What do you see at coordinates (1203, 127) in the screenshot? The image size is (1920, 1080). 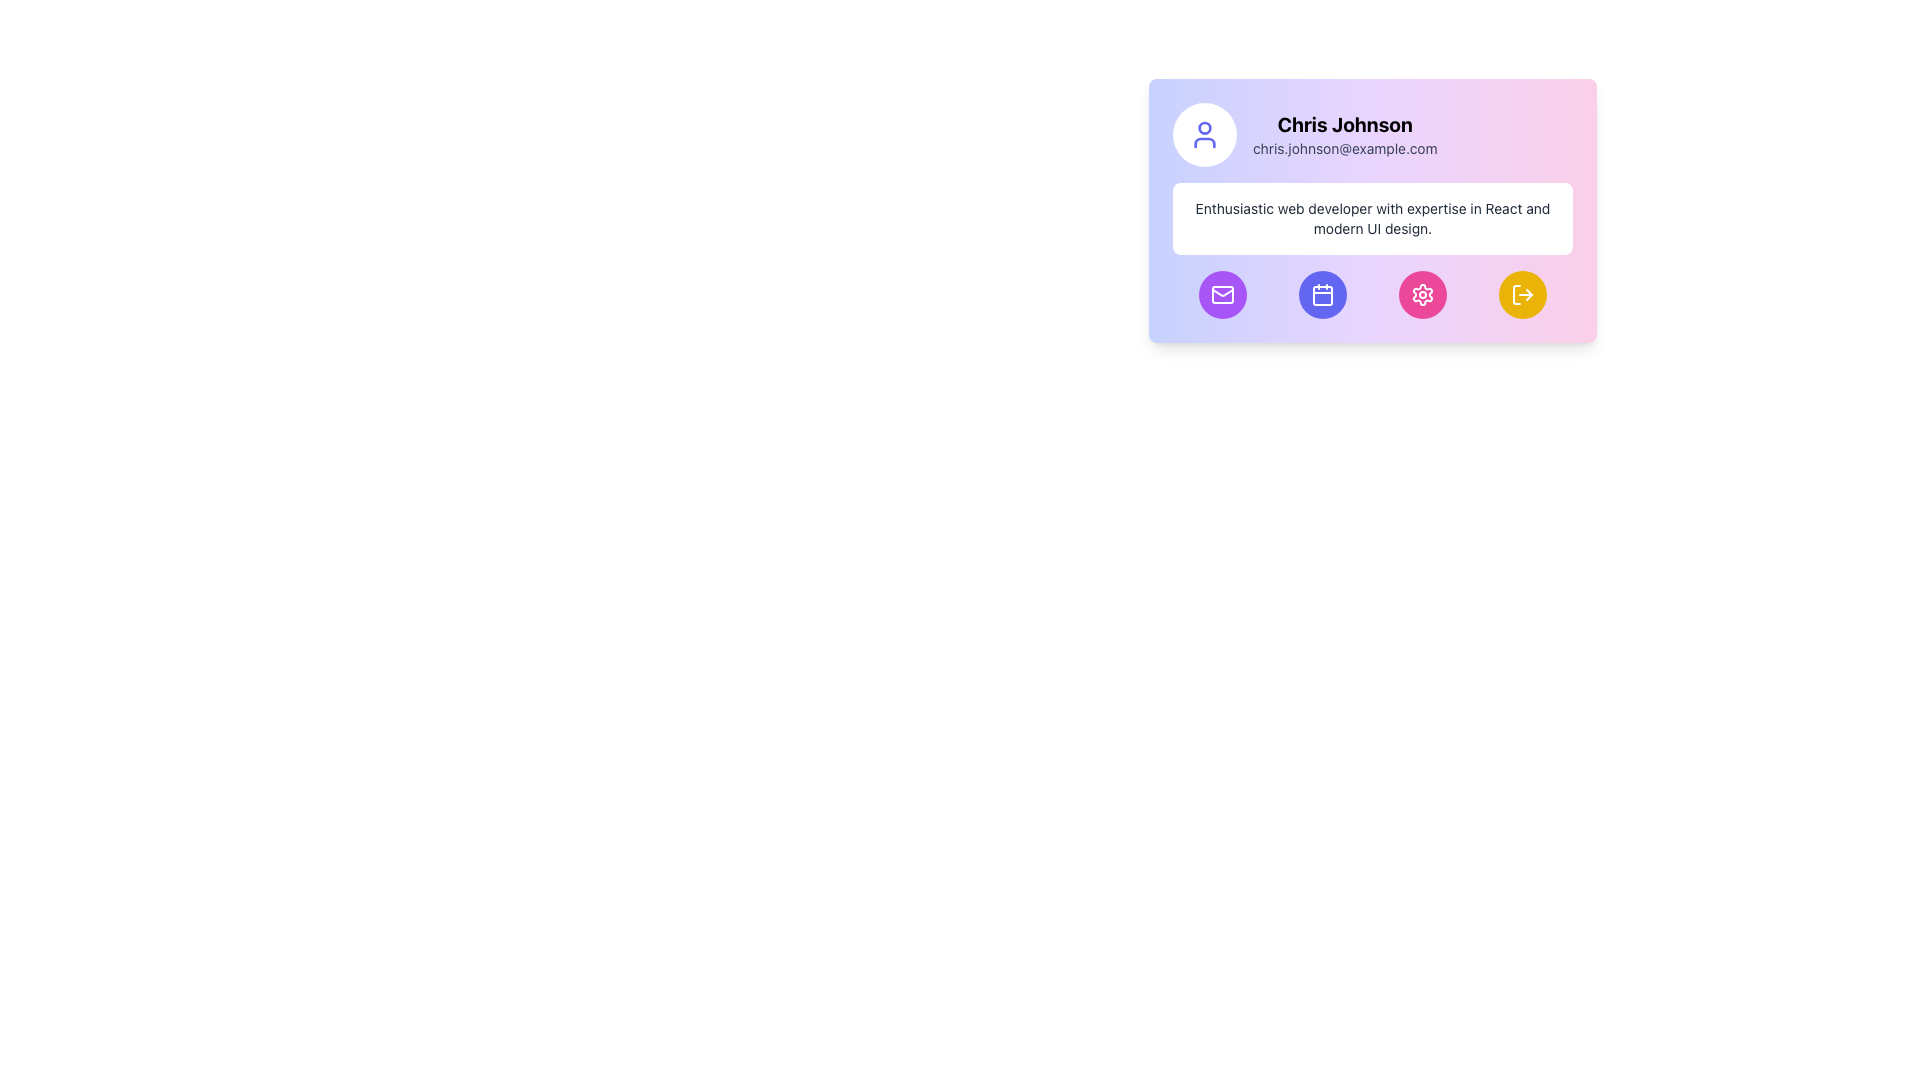 I see `the circular user profile icon representing the user's head, located at the top-left corner of the user information card` at bounding box center [1203, 127].